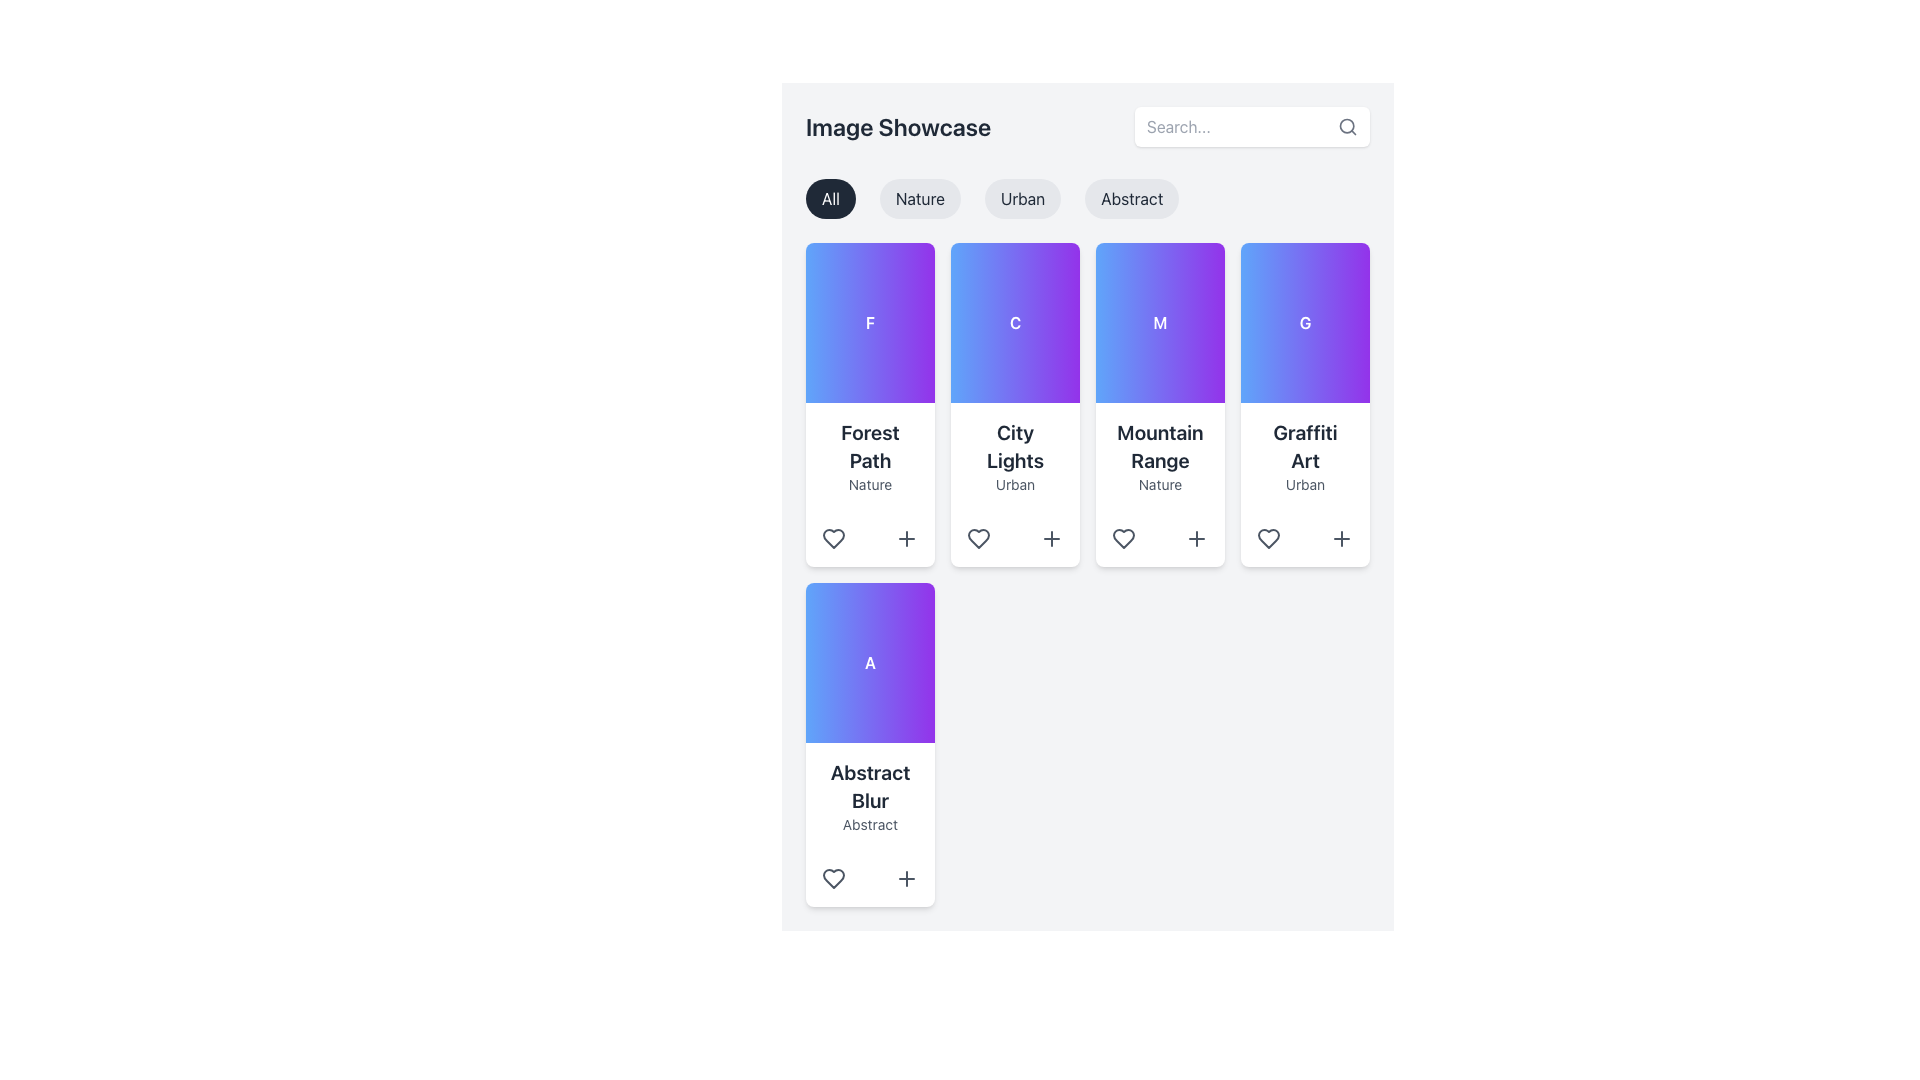  I want to click on text from the Text Label element displaying 'Abstract Blur' in bold, large dark gray font, located in the second row, first column of the card layout, so click(870, 785).